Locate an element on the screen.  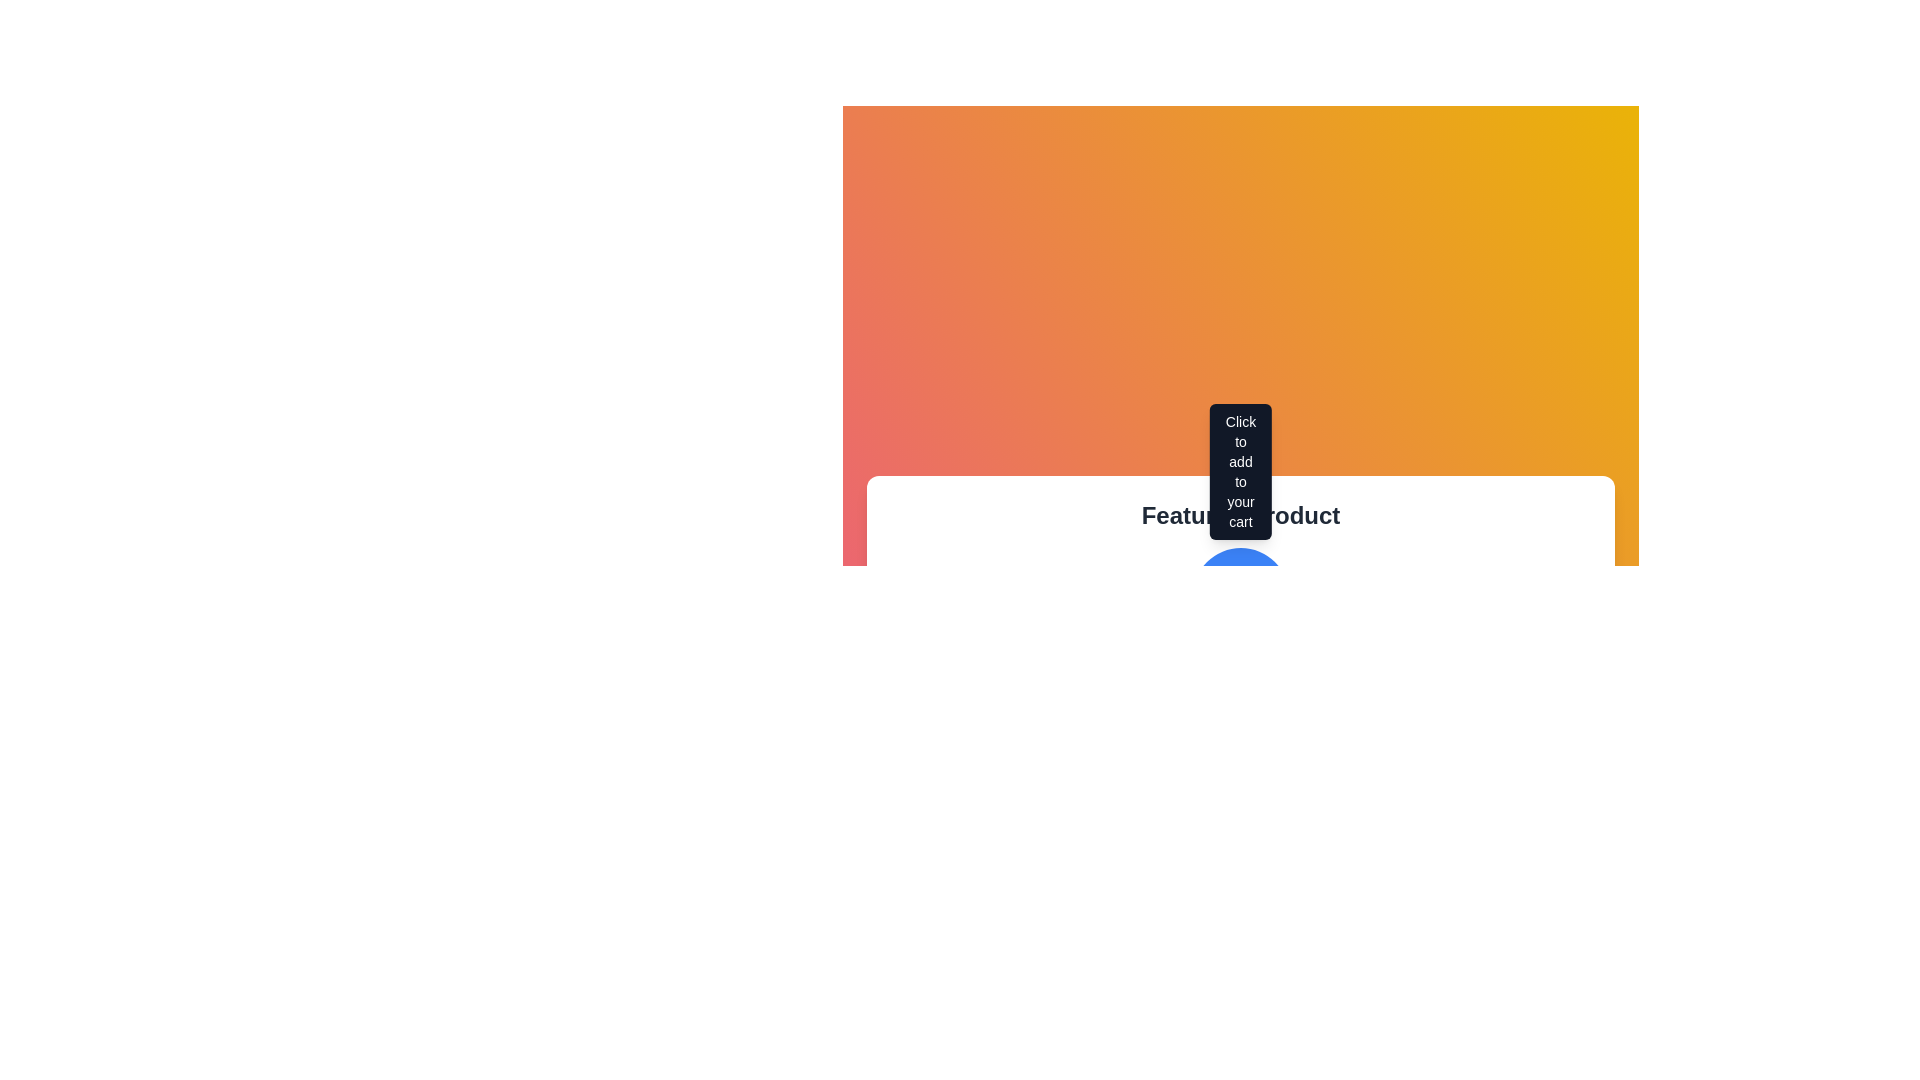
the 'Add to Cart' button located at the bottom of the featured product section is located at coordinates (1240, 595).